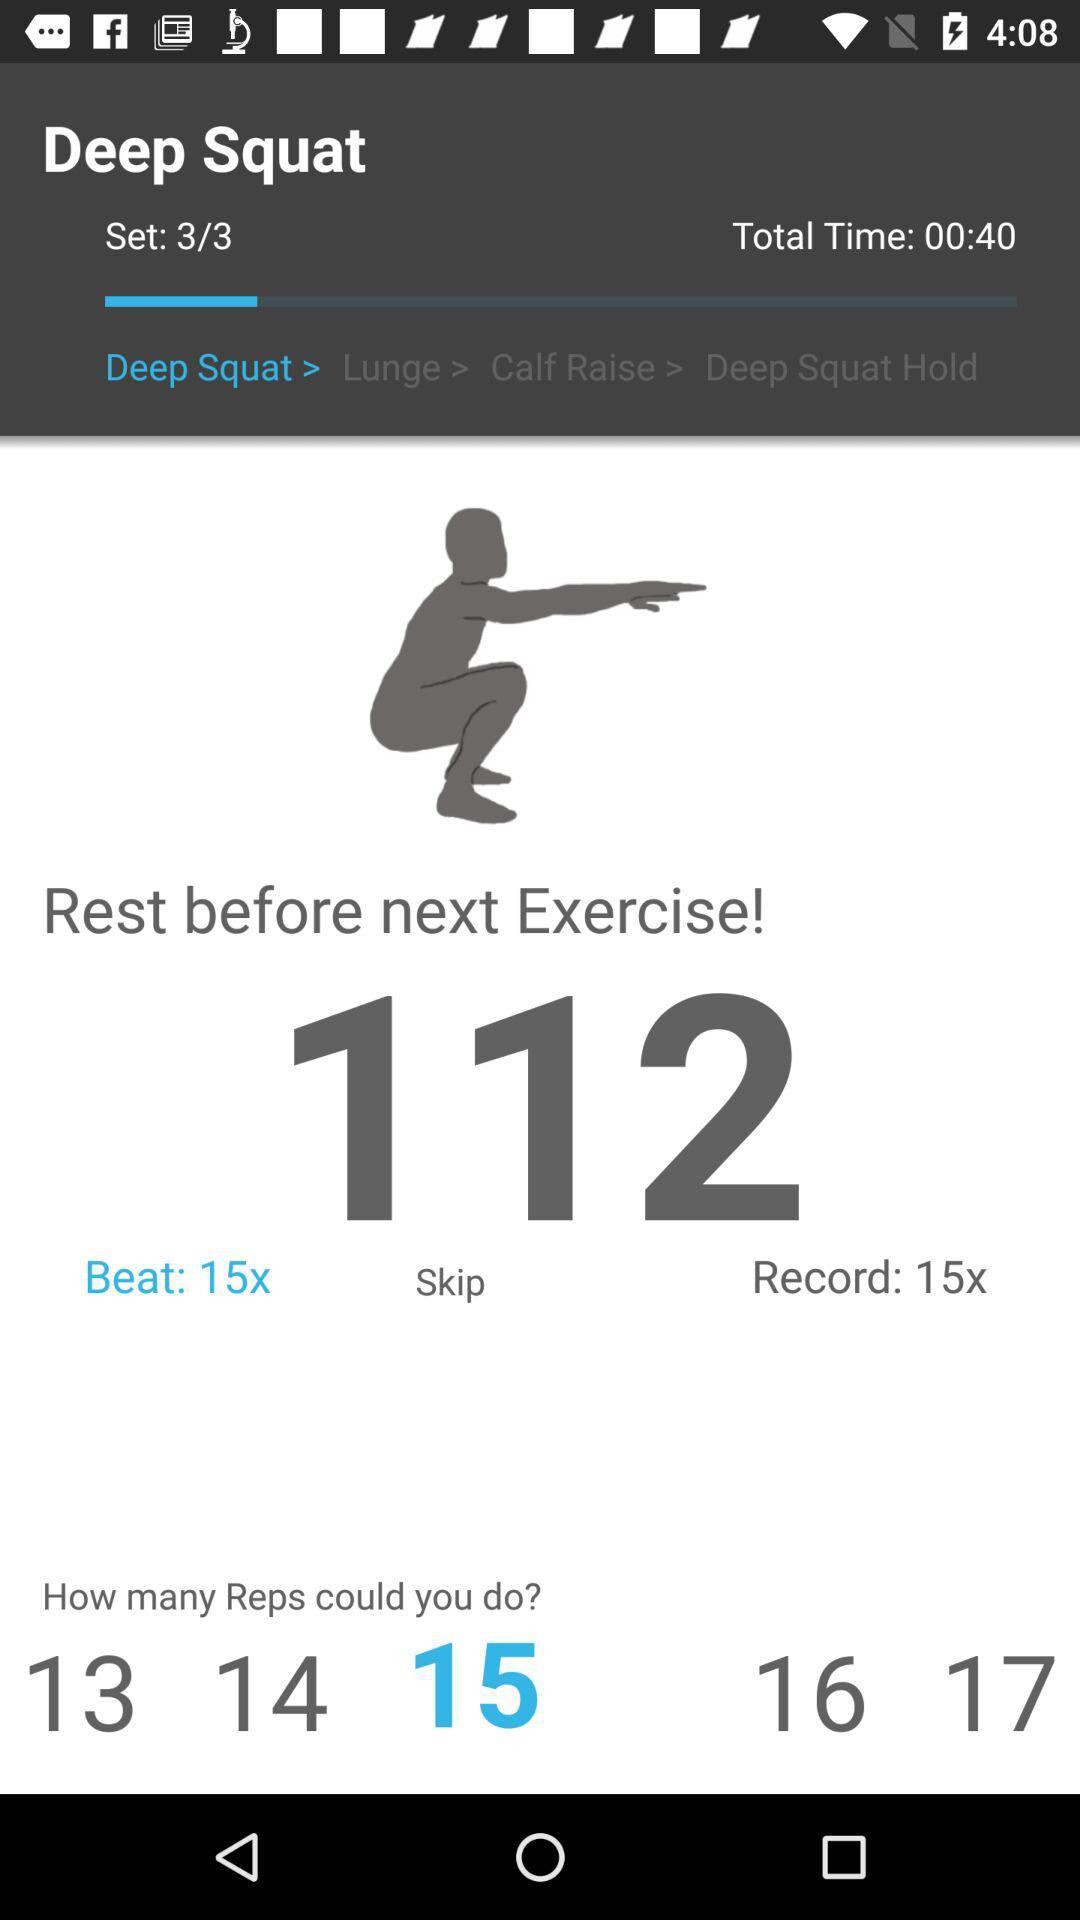  Describe the element at coordinates (538, 1095) in the screenshot. I see `icon to the left of 15x icon` at that location.